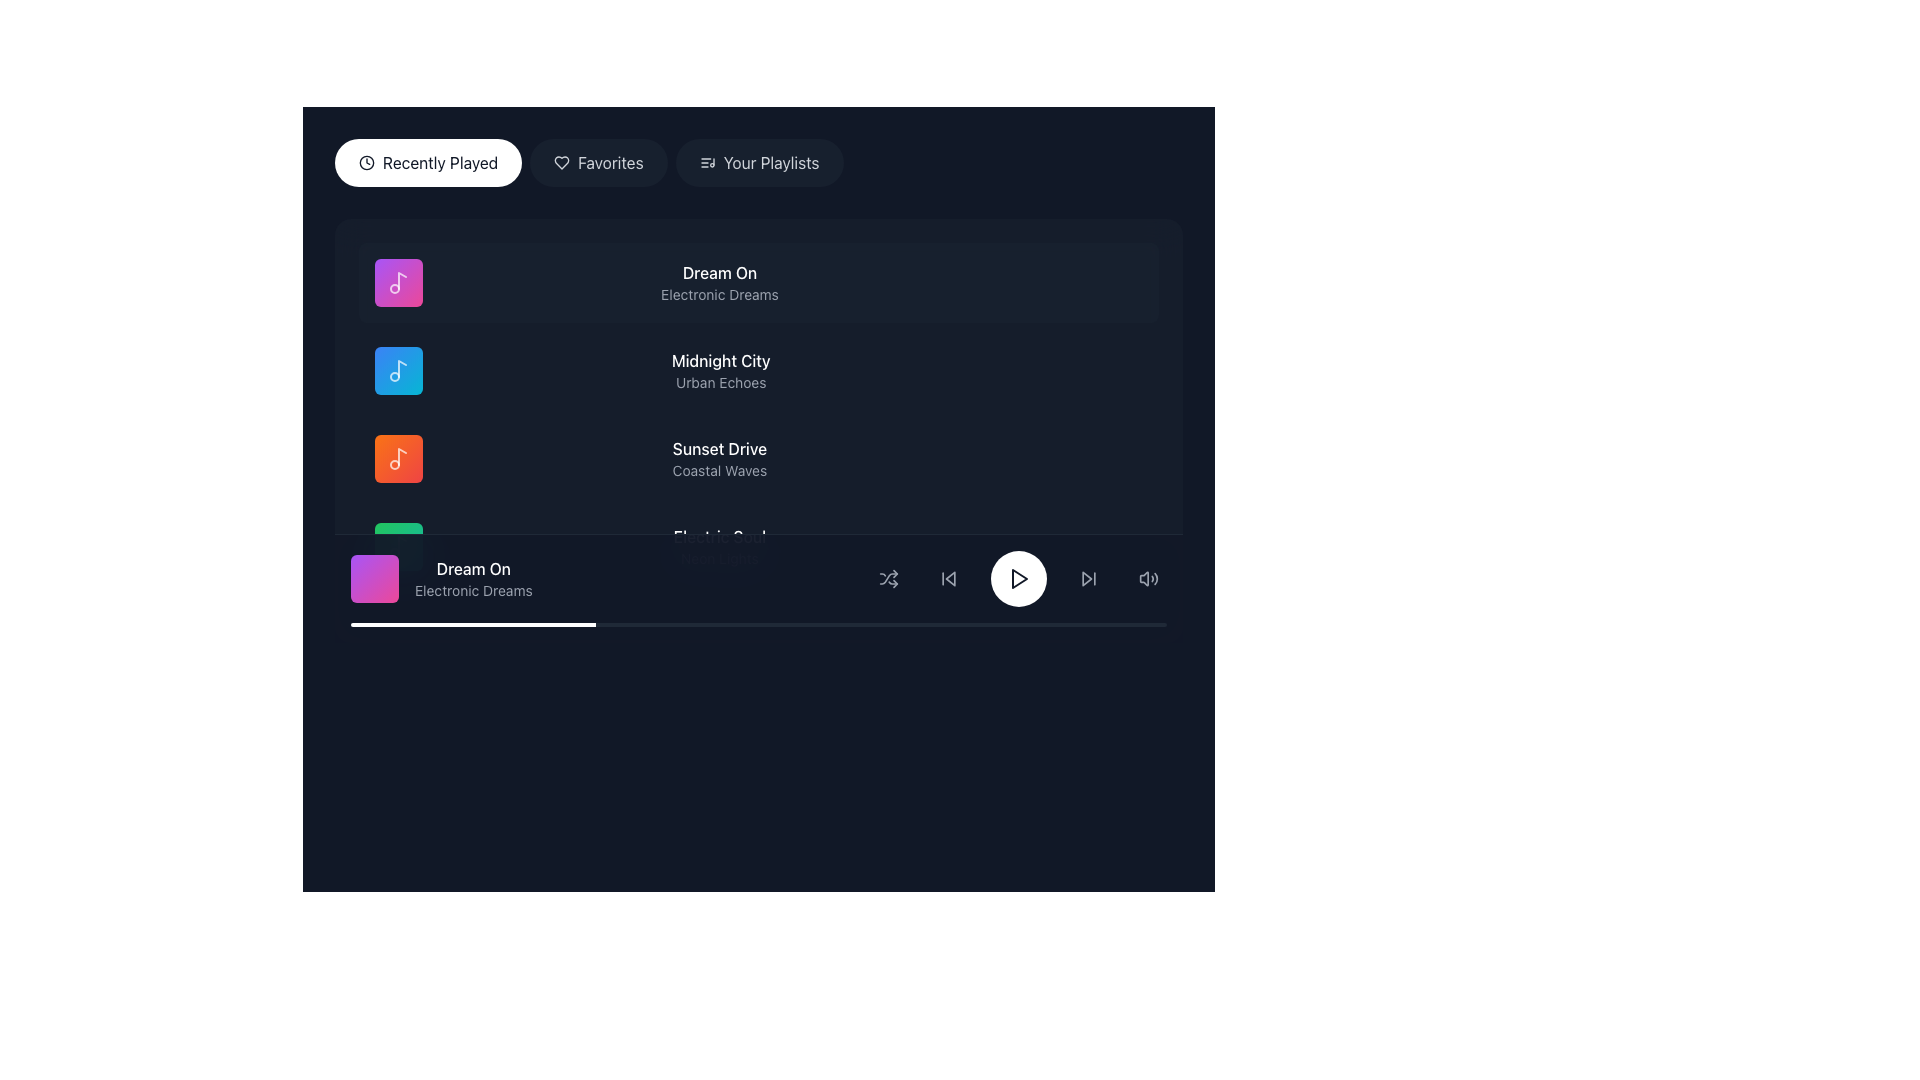 This screenshot has height=1080, width=1920. What do you see at coordinates (1032, 459) in the screenshot?
I see `the toggle-able 'like' or 'favorite' button located beside the 'Sunset Drive' item in the list` at bounding box center [1032, 459].